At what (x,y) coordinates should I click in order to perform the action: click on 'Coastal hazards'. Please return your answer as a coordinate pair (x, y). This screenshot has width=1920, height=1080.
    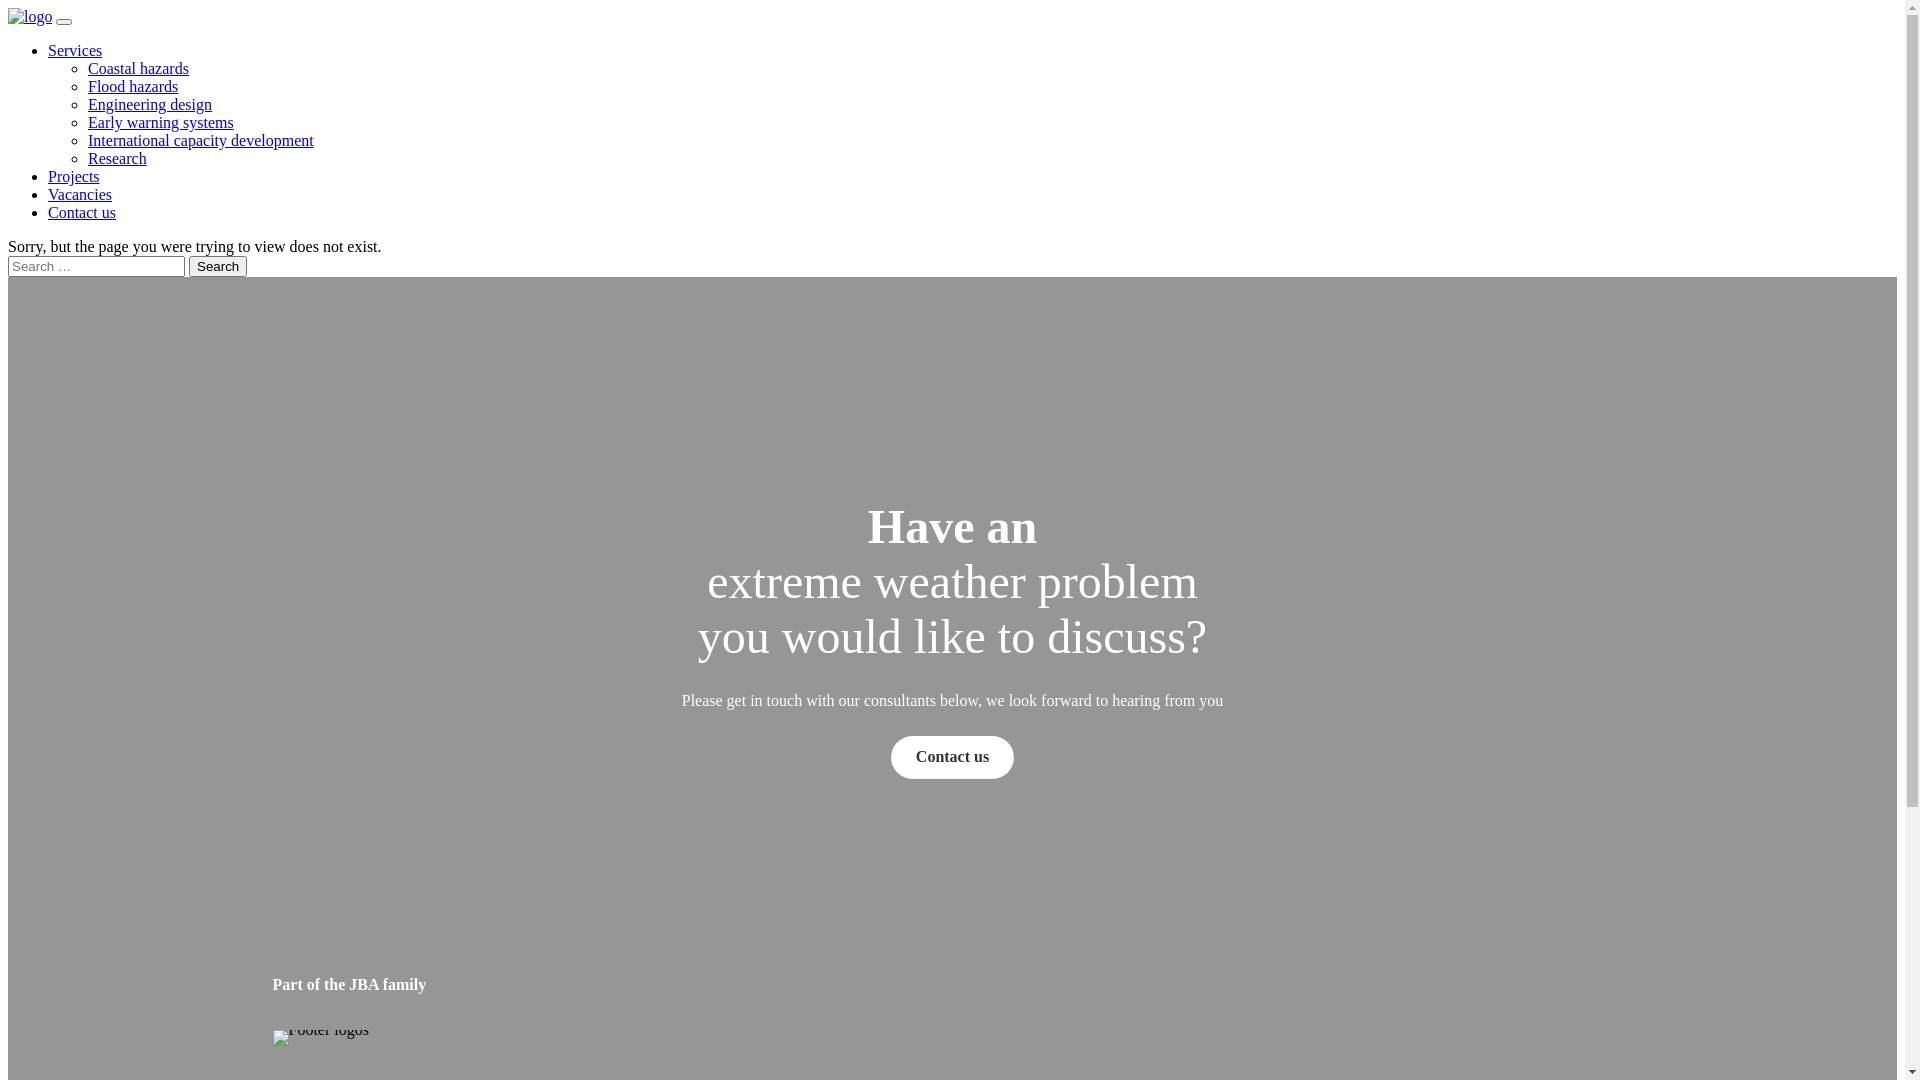
    Looking at the image, I should click on (137, 67).